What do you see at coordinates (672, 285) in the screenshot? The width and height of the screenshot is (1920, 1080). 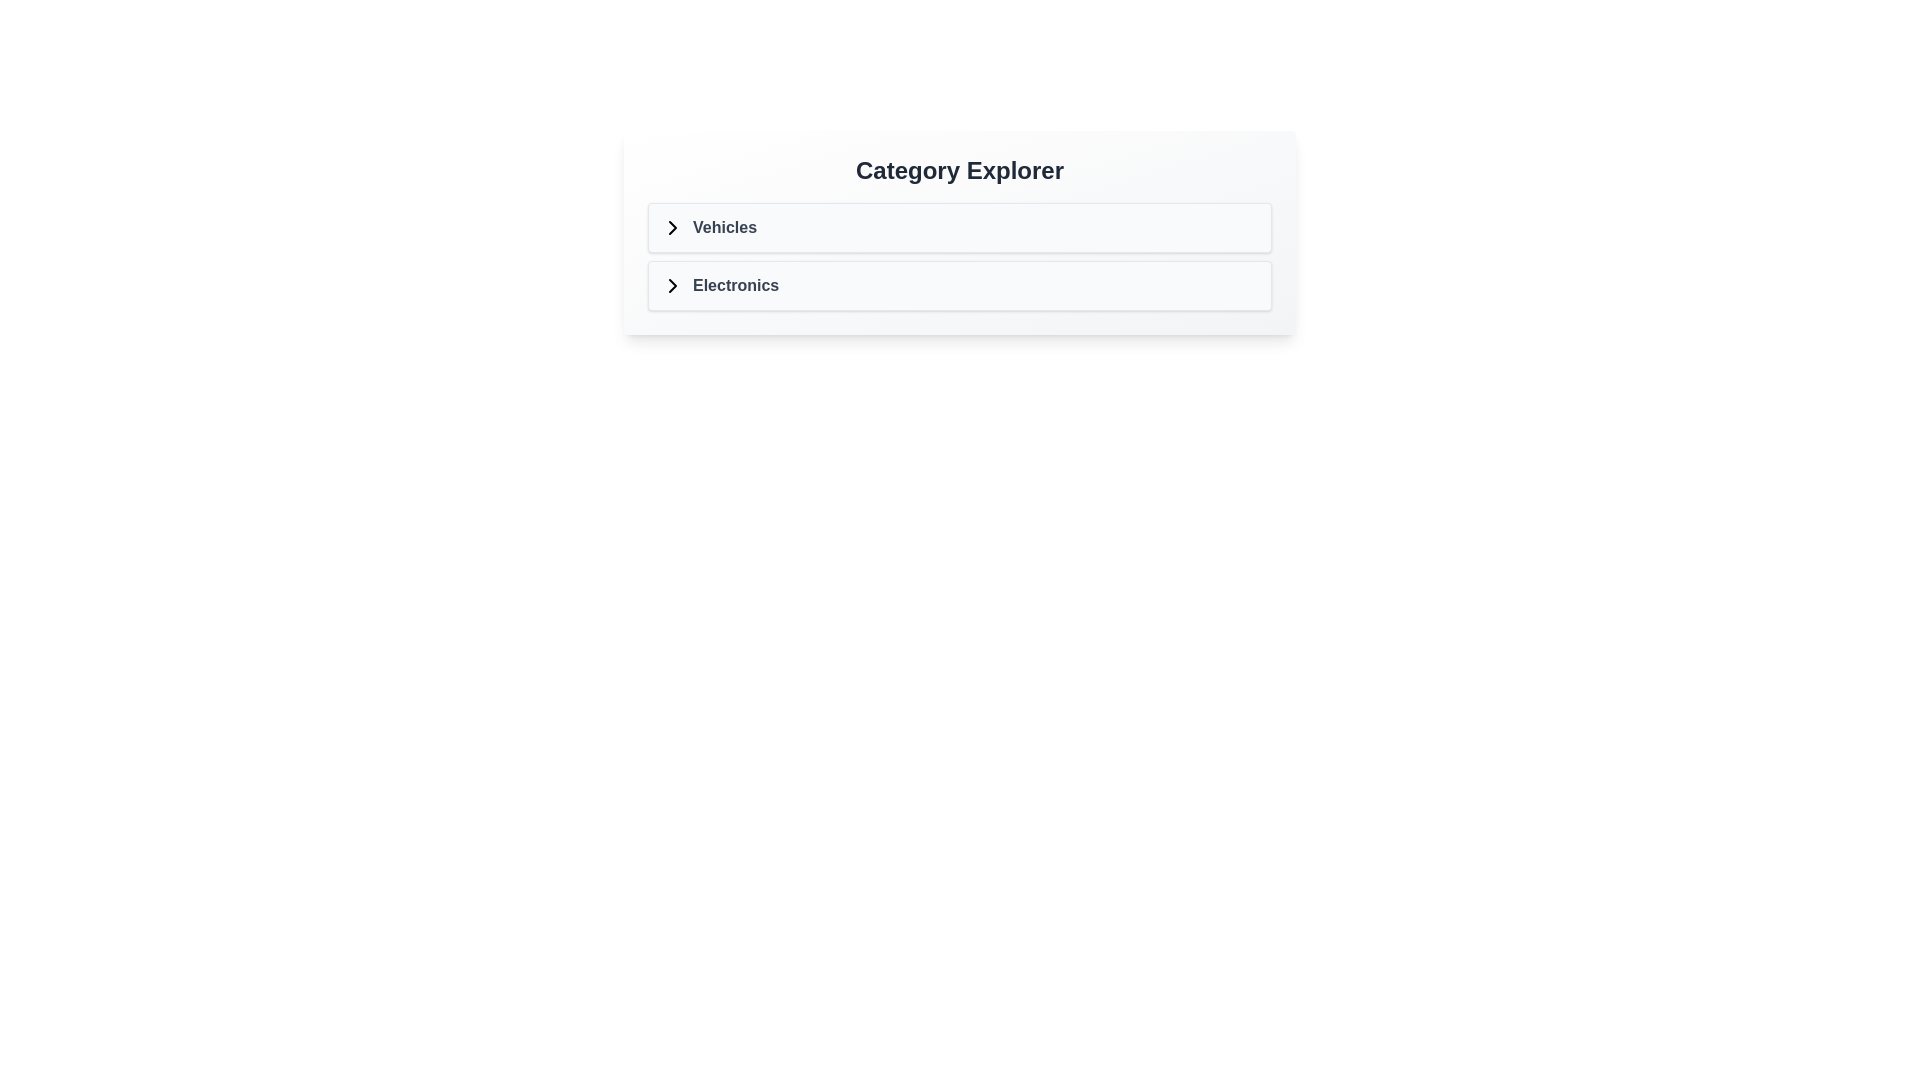 I see `the right-facing chevron icon located to the left of the 'Electronics' label in the 'Category Explorer' interface` at bounding box center [672, 285].